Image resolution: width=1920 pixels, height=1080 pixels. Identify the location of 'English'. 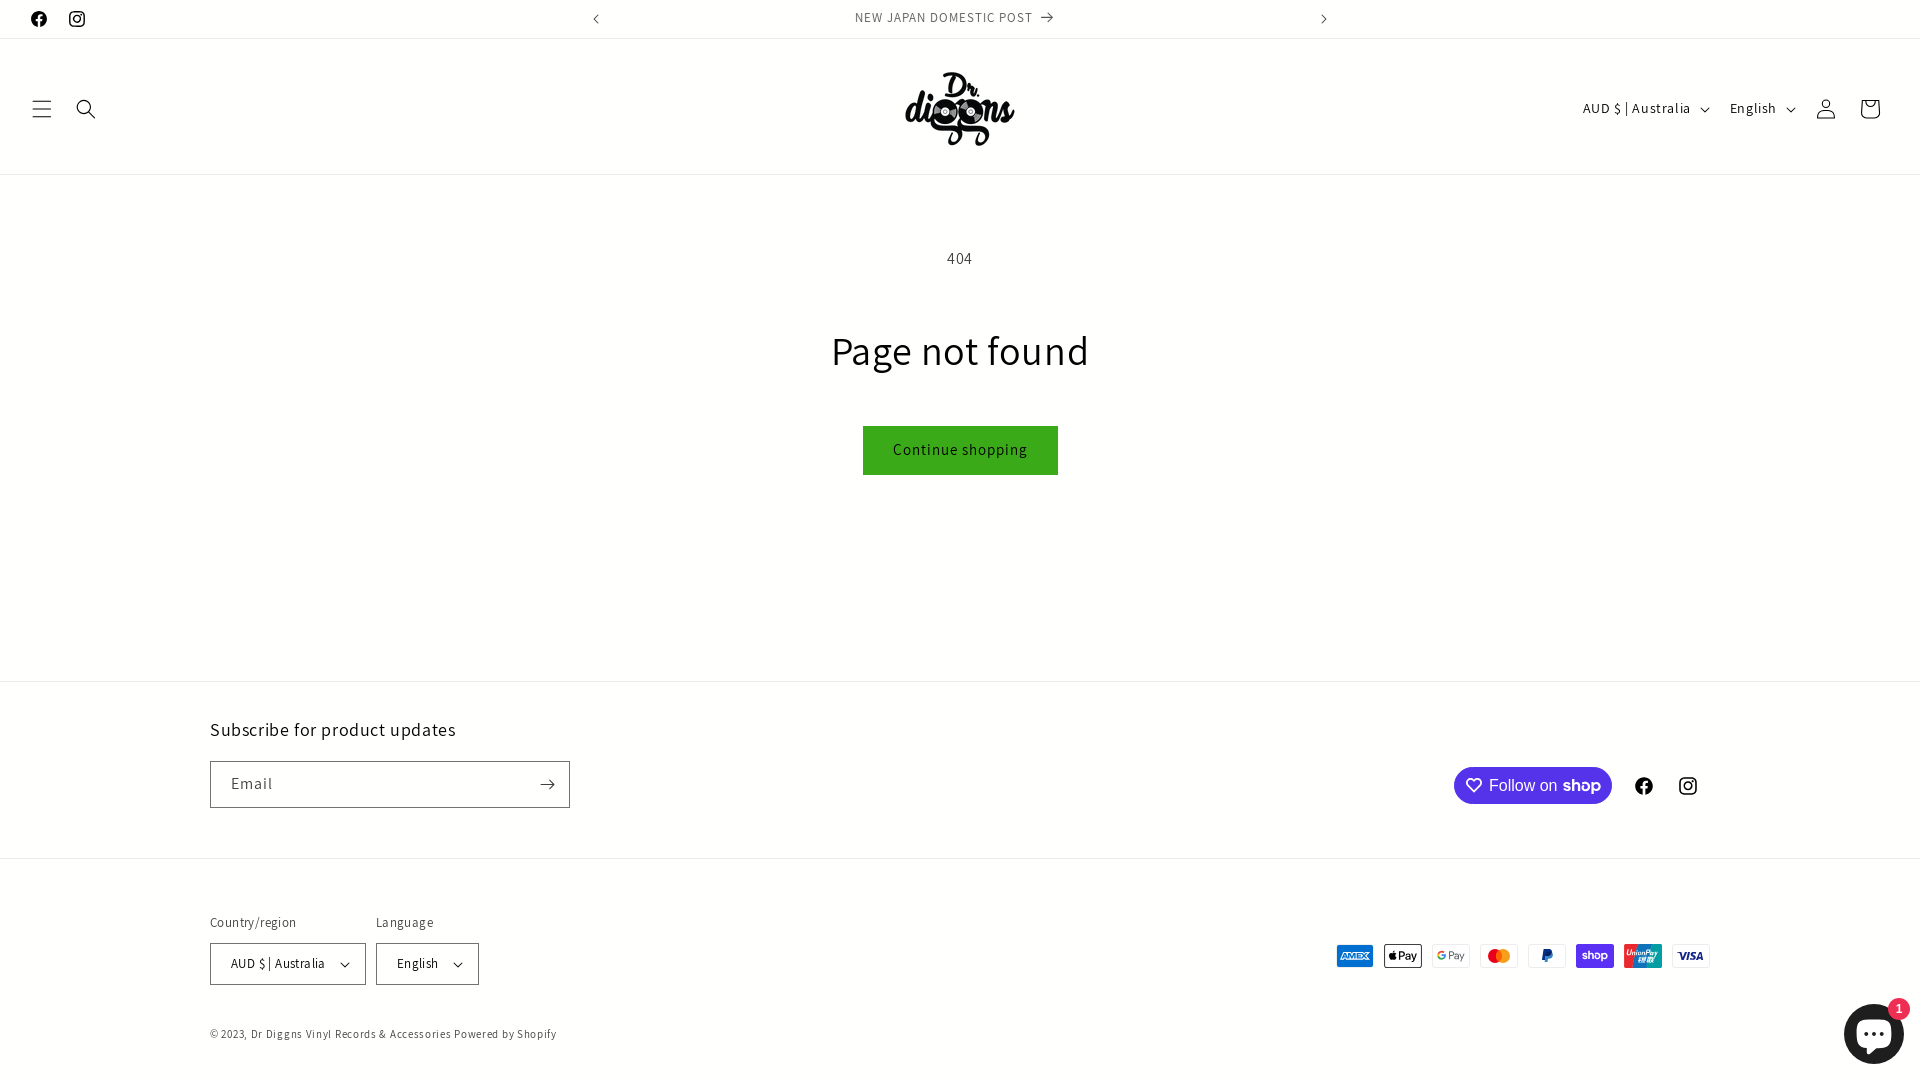
(426, 963).